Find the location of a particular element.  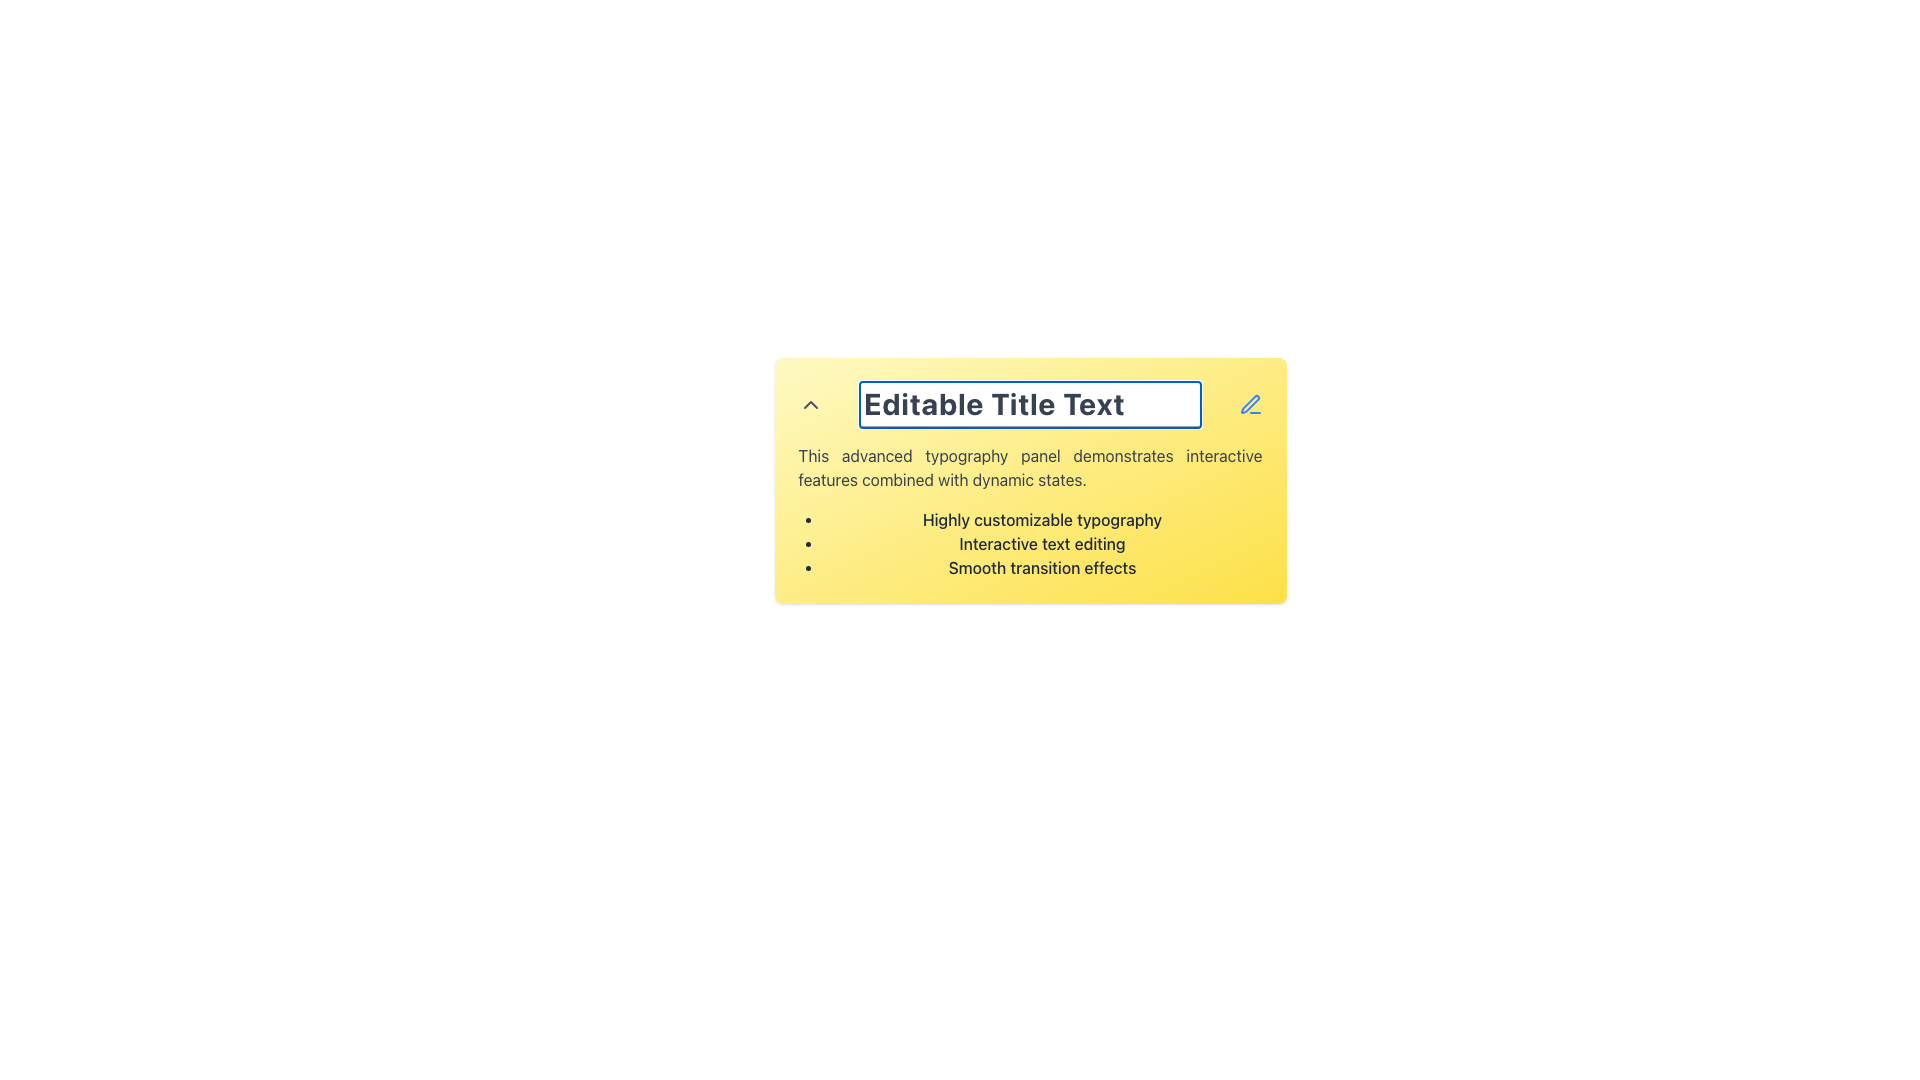

Informational text panel, which is centrally located within a rounded box with a gradient background and provides key features for the typography panel is located at coordinates (1030, 511).